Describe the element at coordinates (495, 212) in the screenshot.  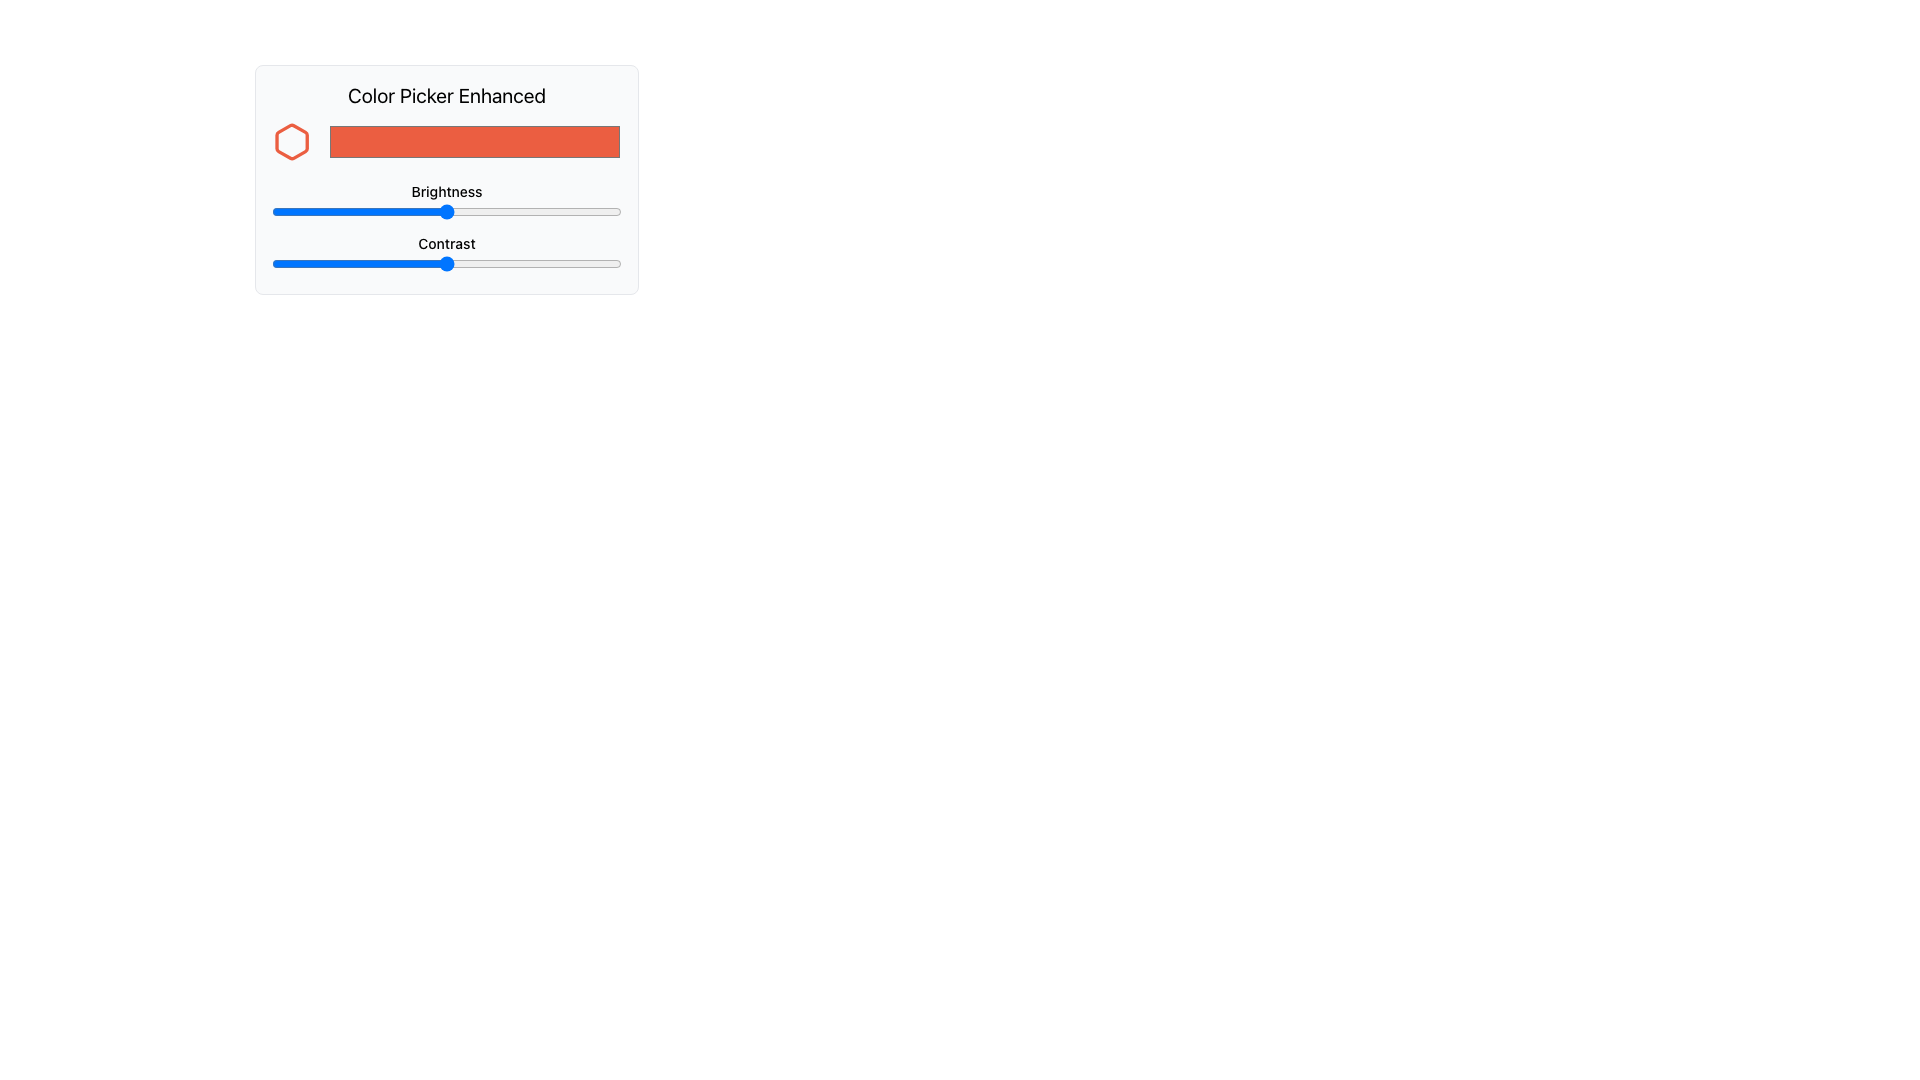
I see `brightness level` at that location.